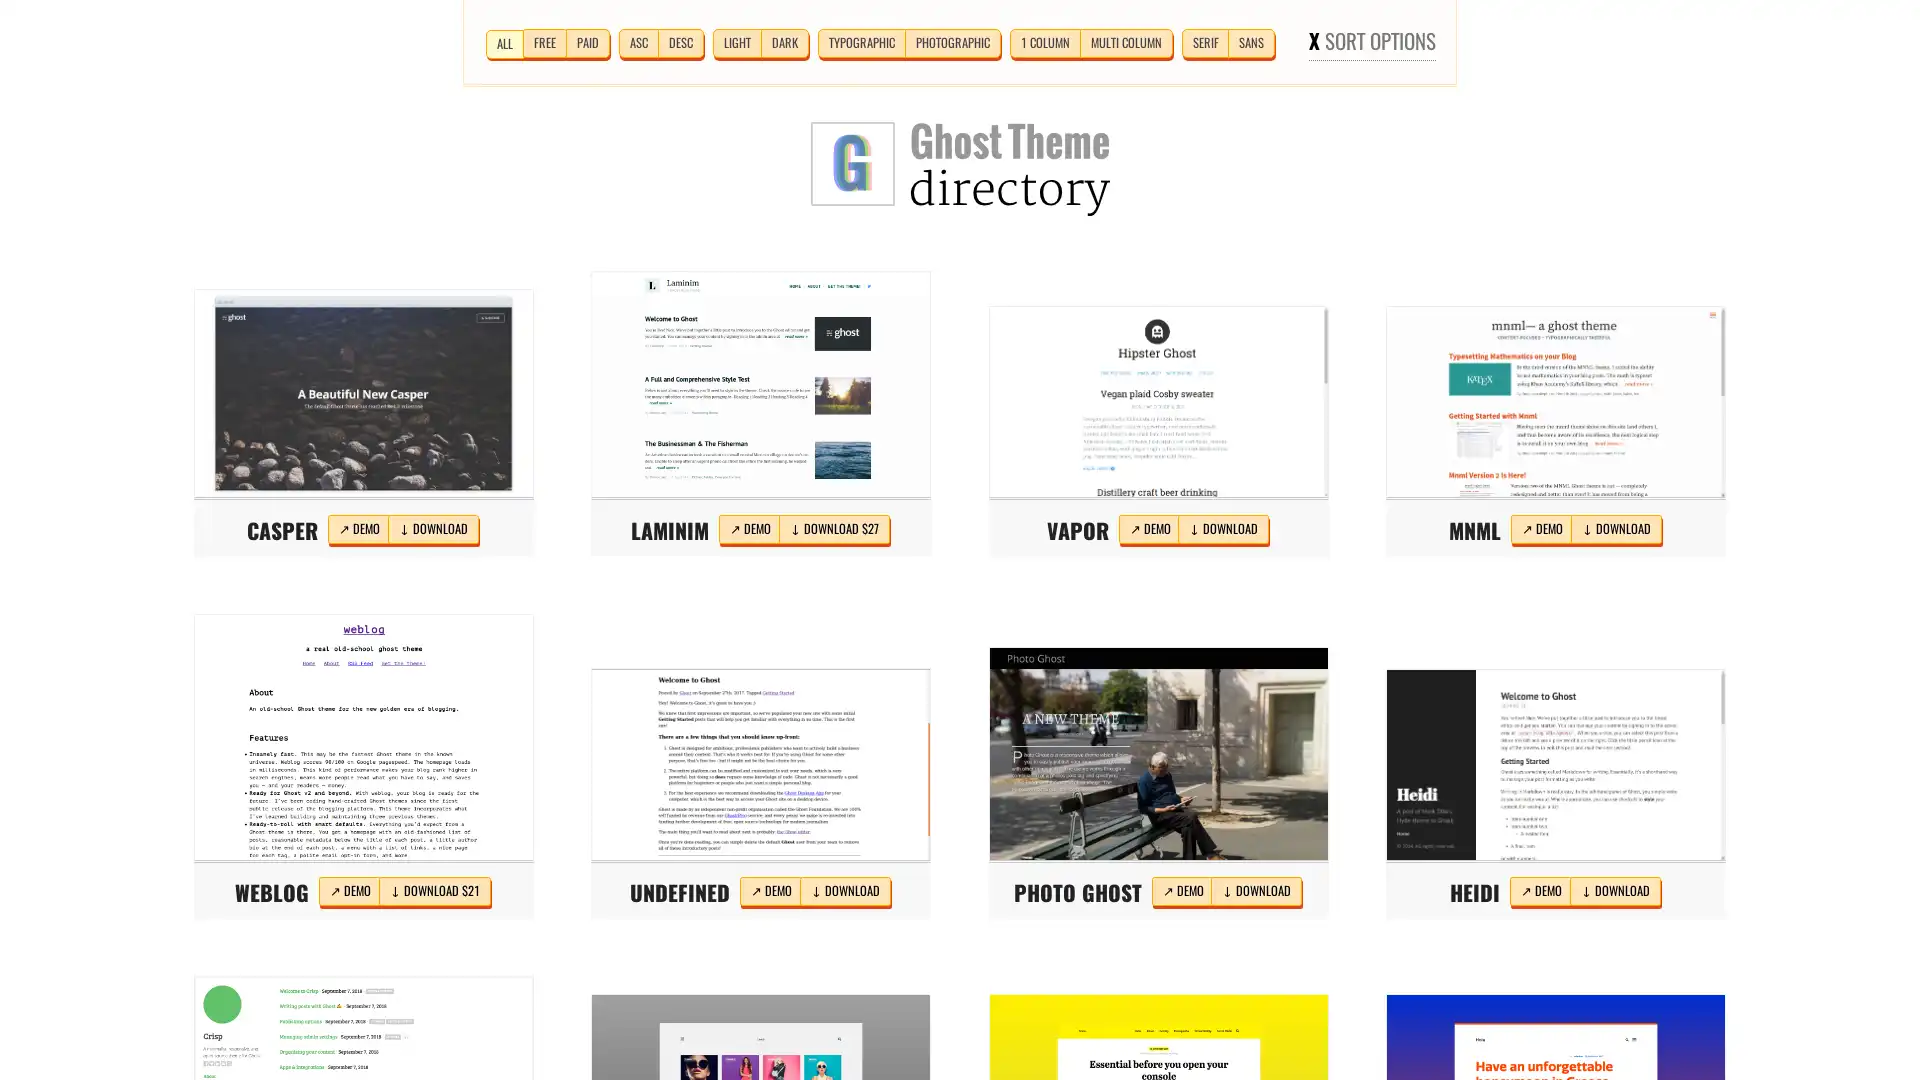 This screenshot has height=1080, width=1920. I want to click on ALL, so click(504, 43).